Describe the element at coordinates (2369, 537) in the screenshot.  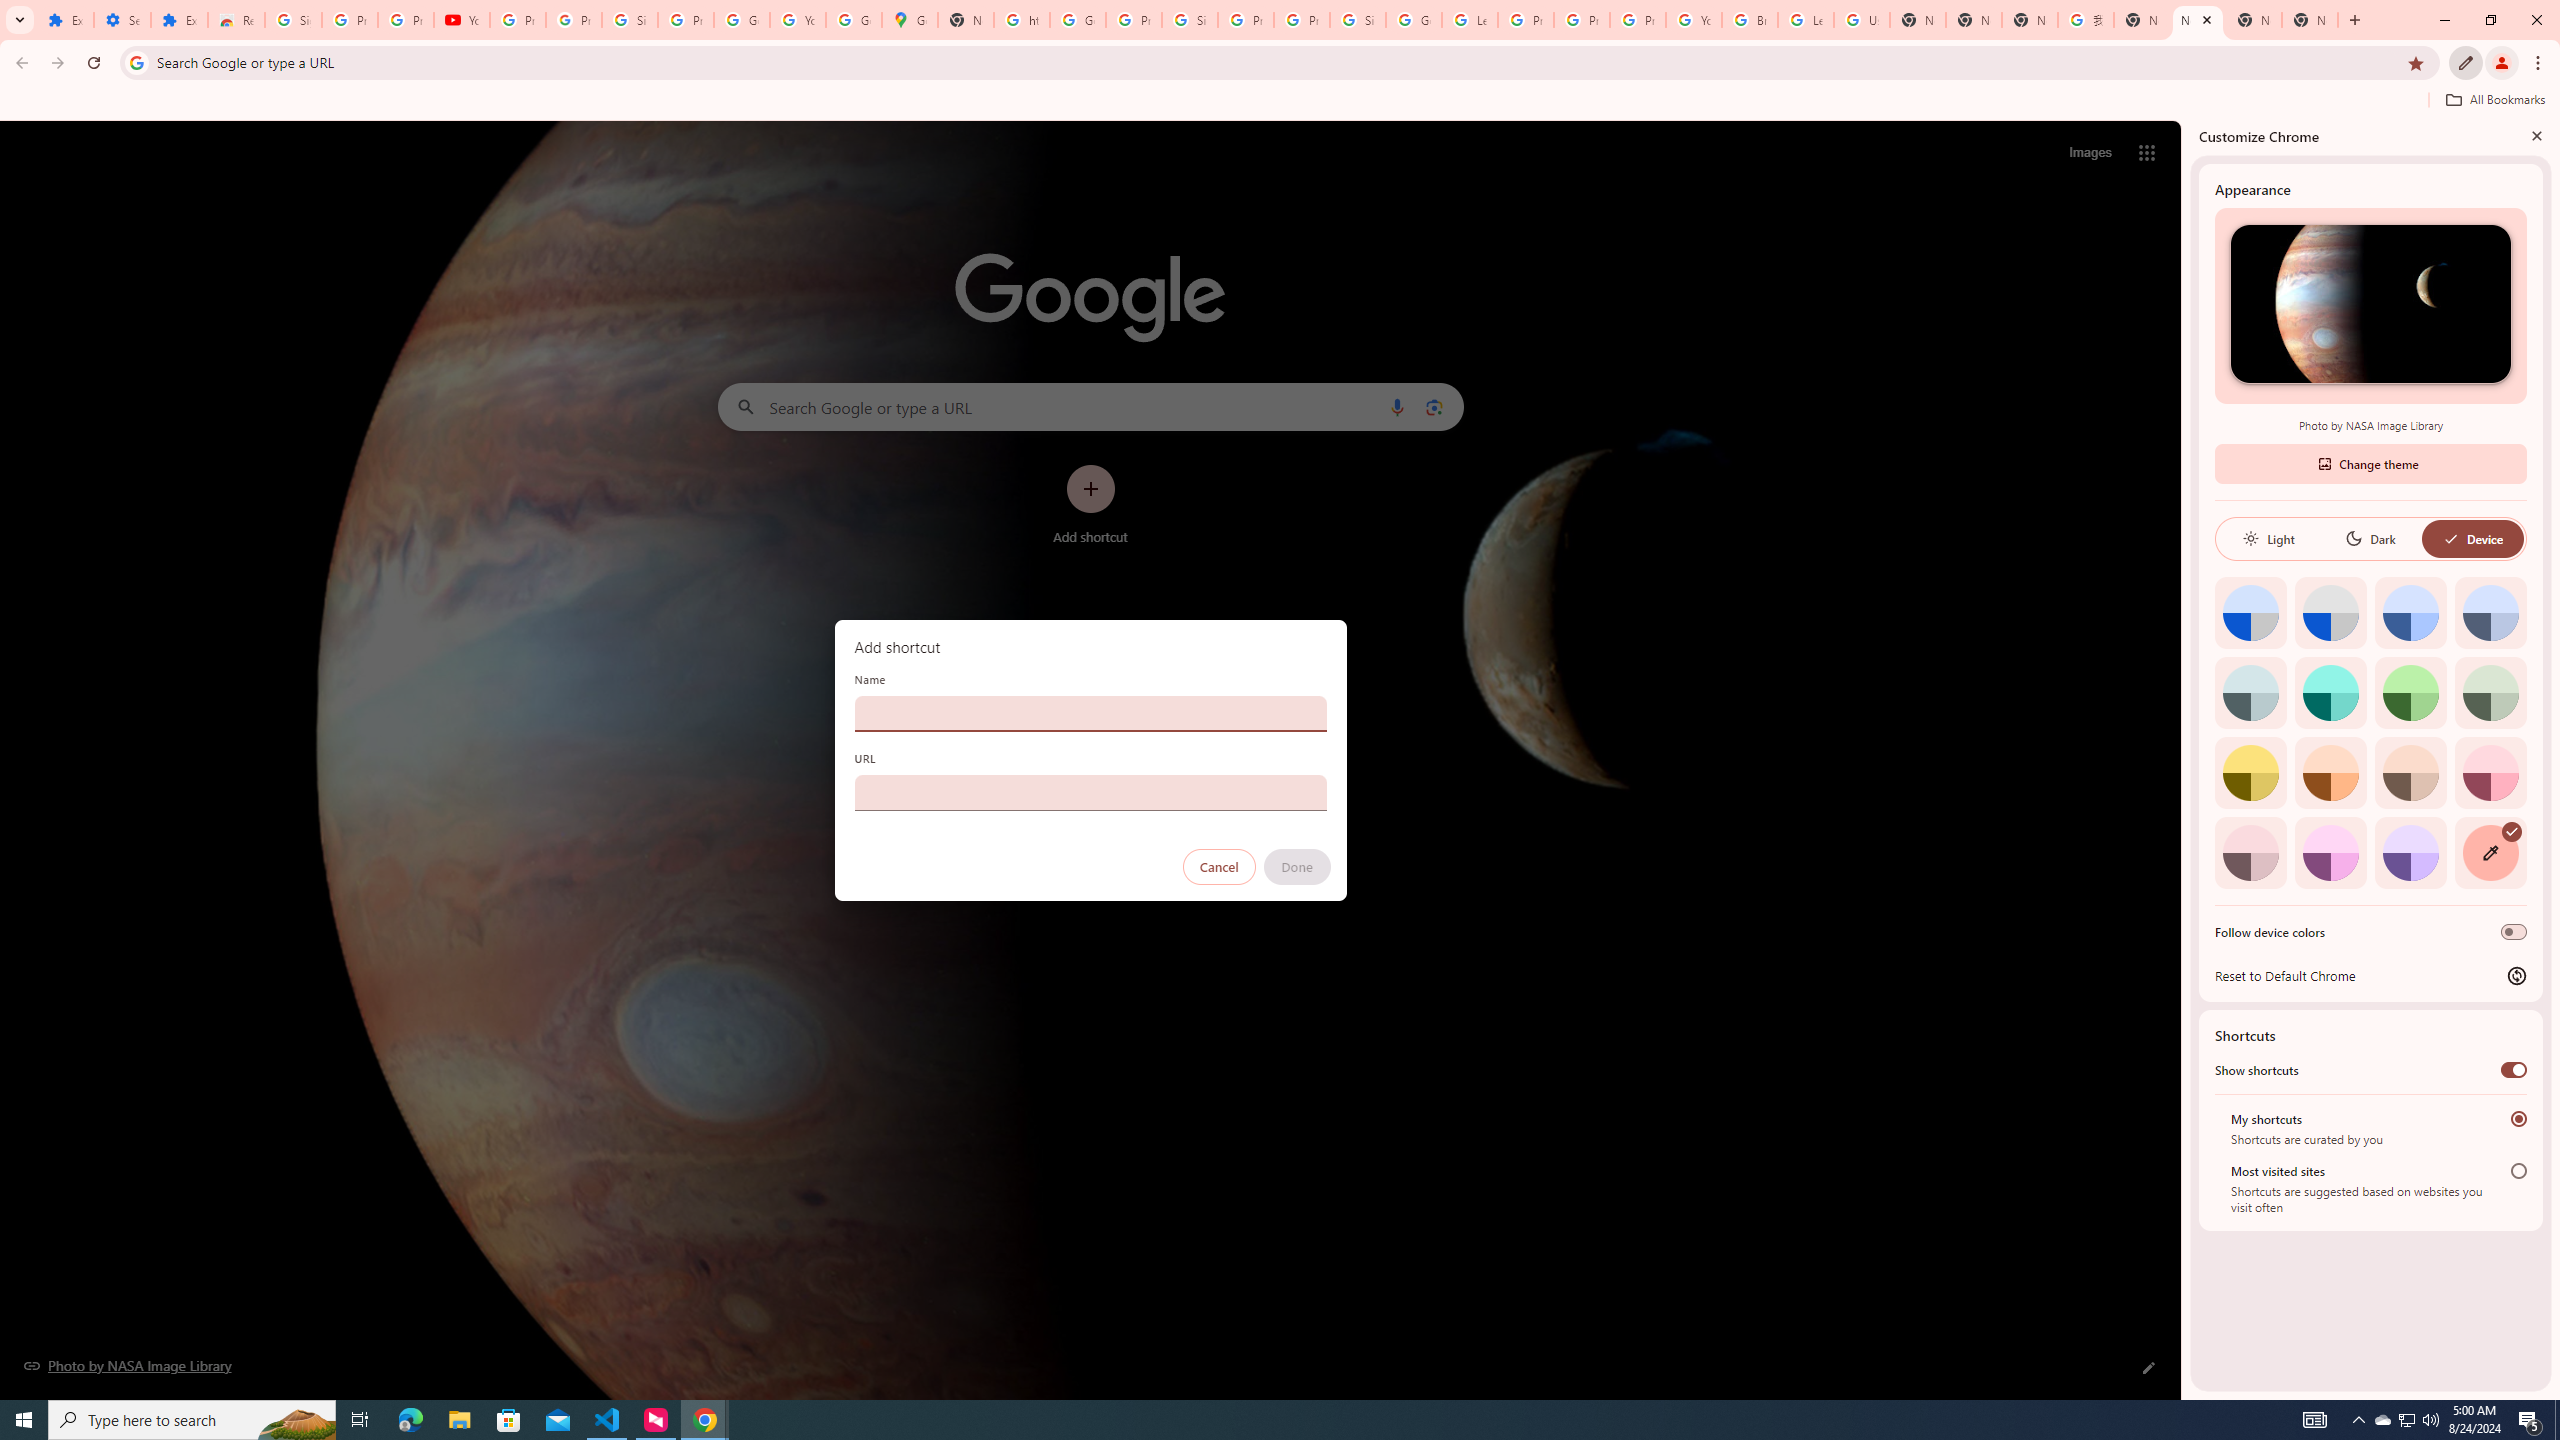
I see `'Dark'` at that location.